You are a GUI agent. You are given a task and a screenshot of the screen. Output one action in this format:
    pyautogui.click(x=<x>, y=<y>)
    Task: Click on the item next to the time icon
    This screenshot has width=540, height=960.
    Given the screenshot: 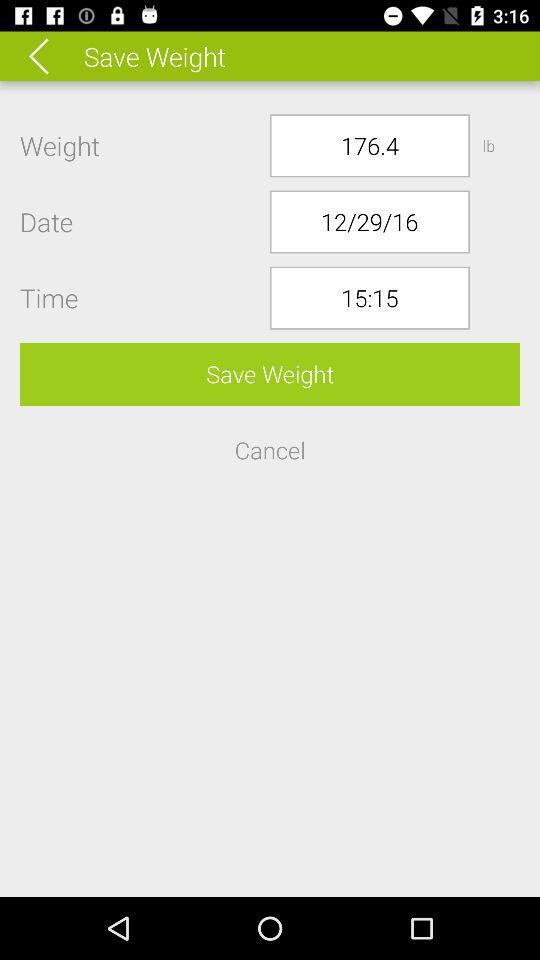 What is the action you would take?
    pyautogui.click(x=368, y=297)
    